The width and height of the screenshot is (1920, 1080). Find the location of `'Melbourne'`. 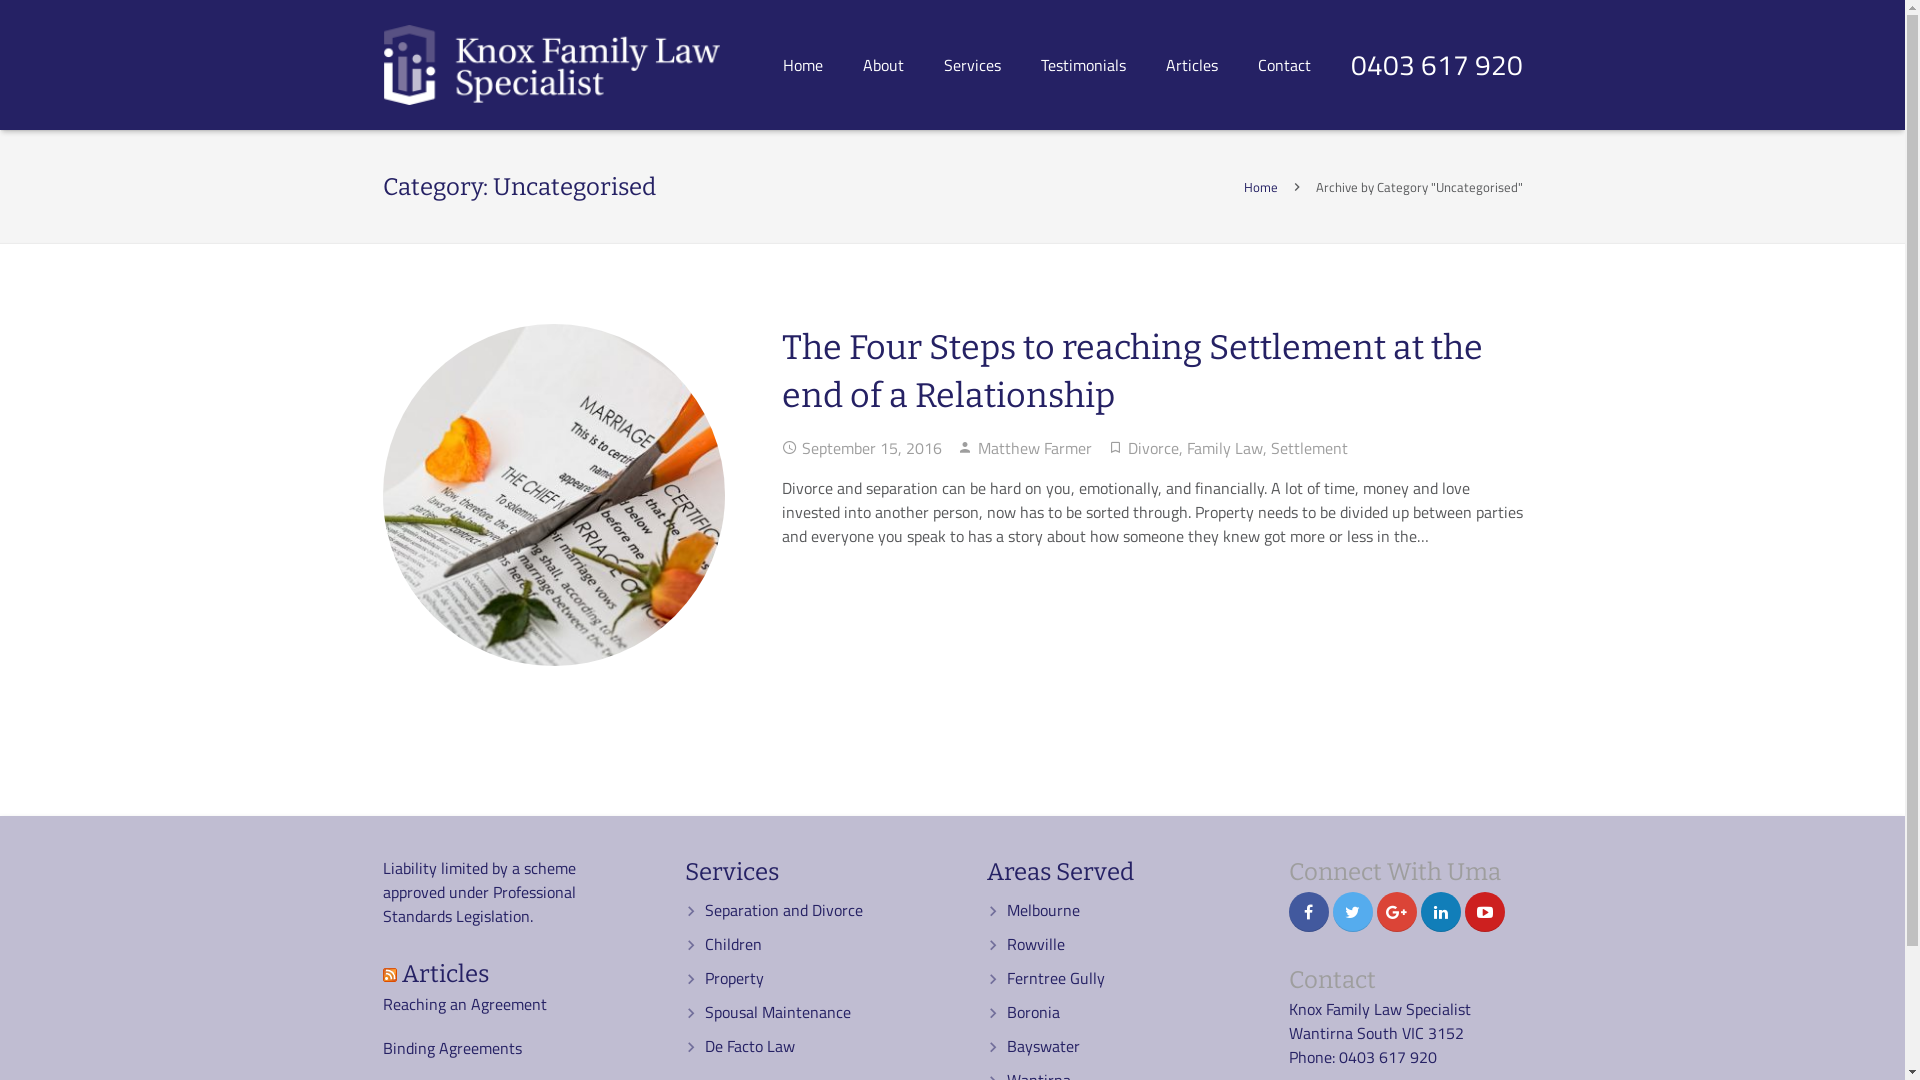

'Melbourne' is located at coordinates (1042, 910).